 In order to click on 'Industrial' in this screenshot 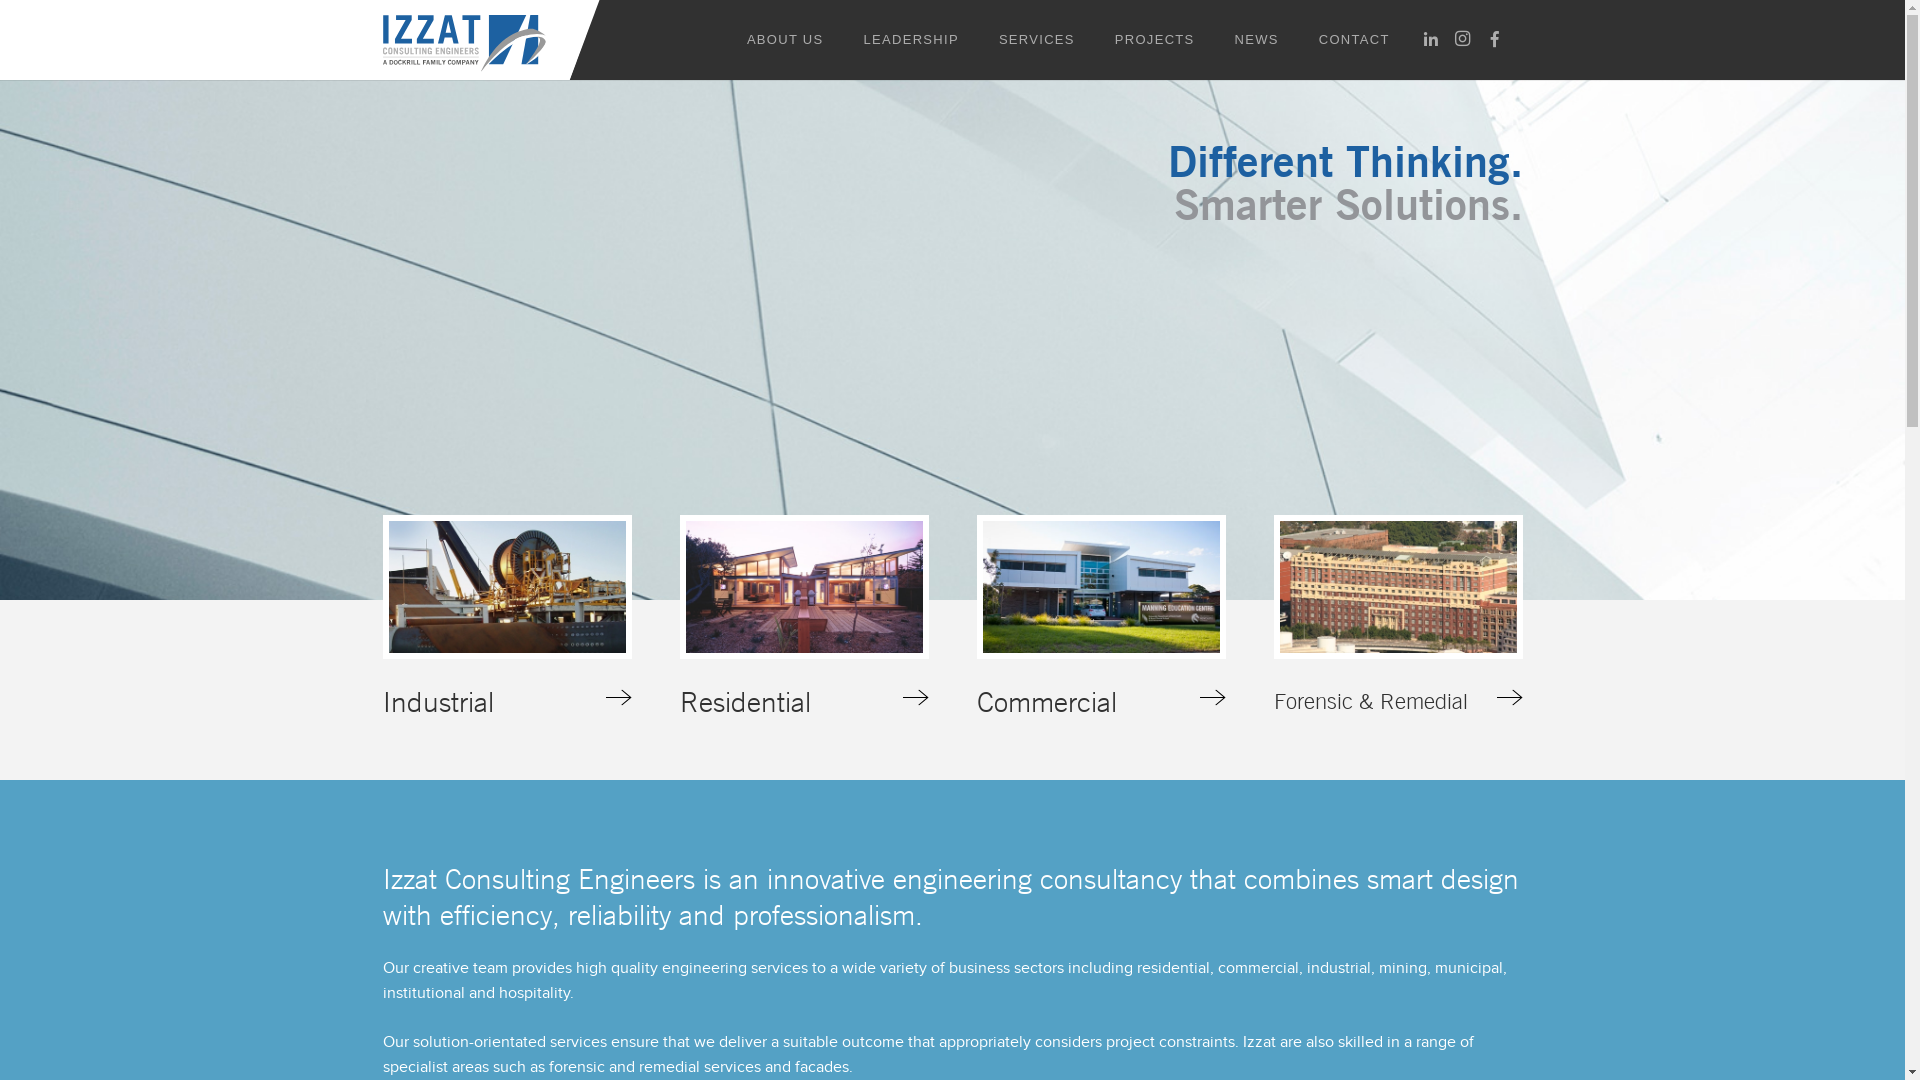, I will do `click(382, 616)`.